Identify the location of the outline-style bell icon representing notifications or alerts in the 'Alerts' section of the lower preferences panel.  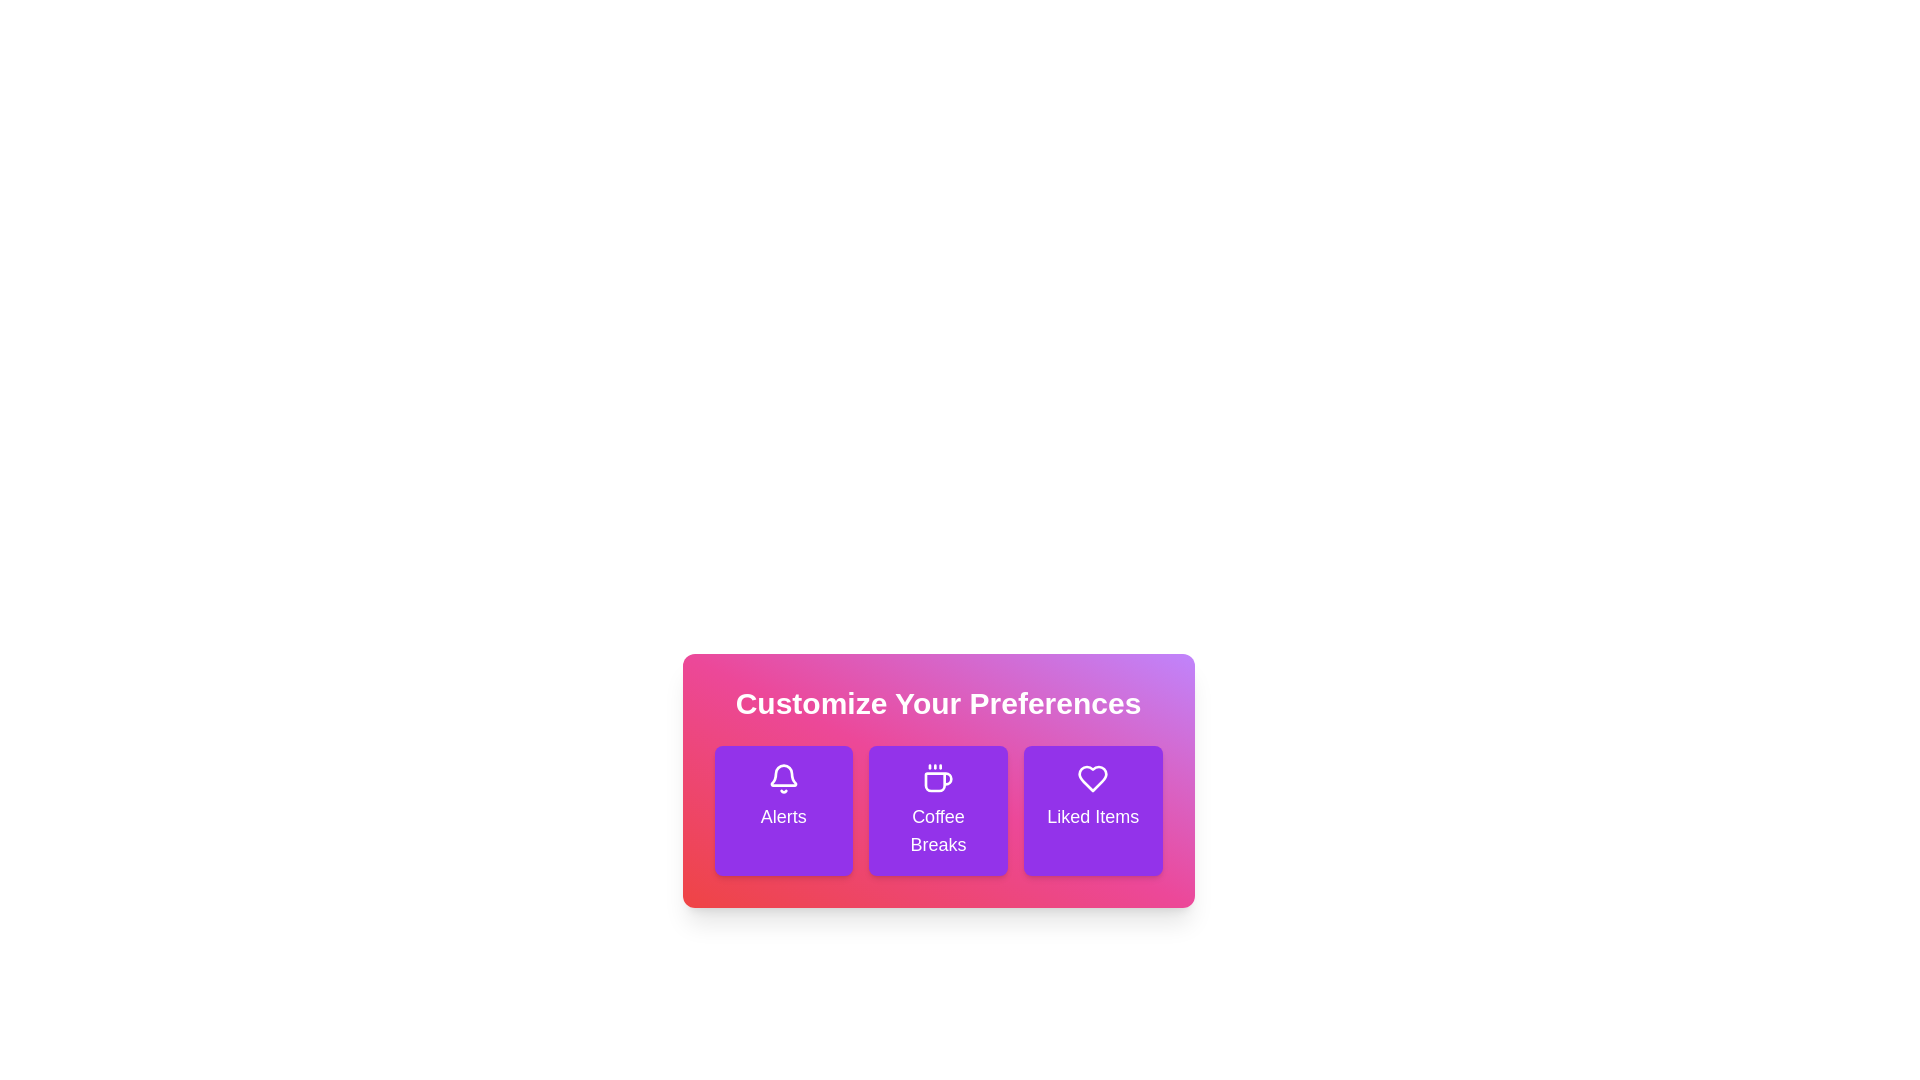
(782, 778).